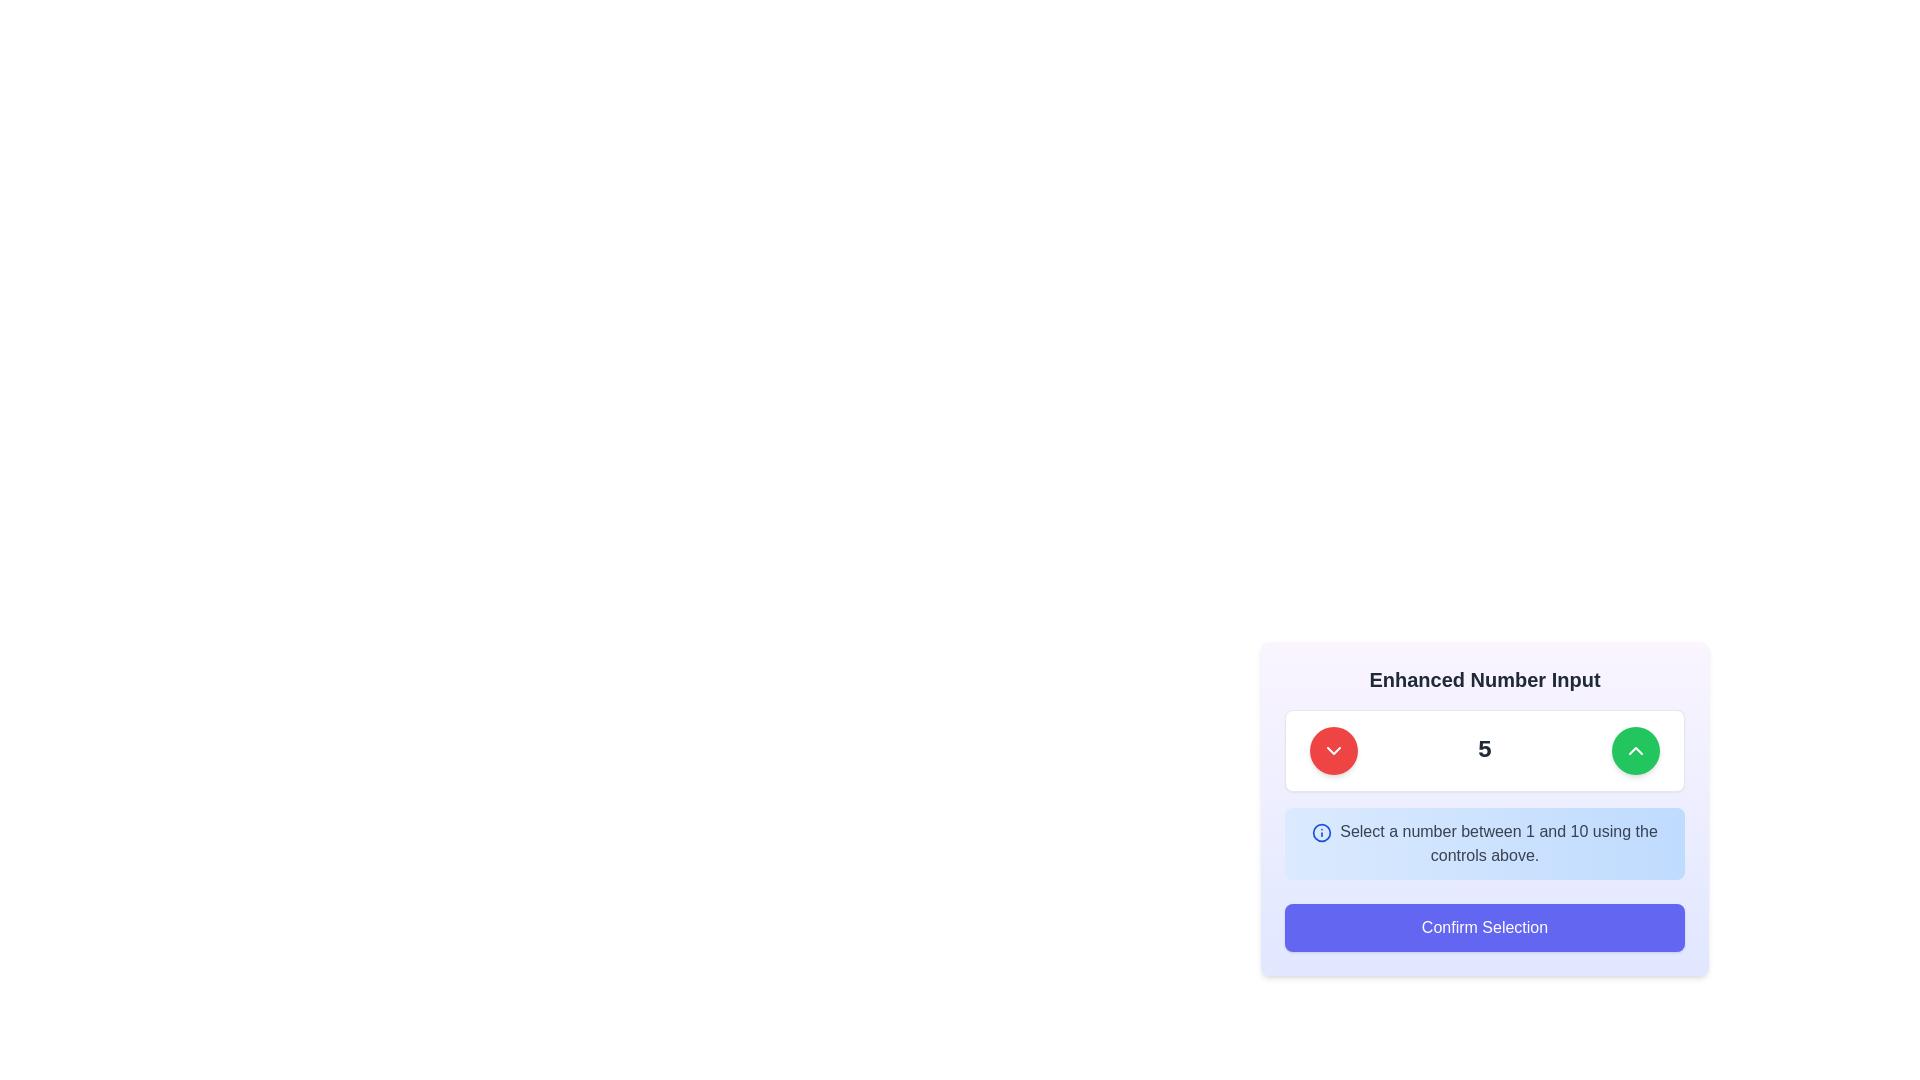  I want to click on the 'Confirm Selection' button, which is a rectangular button with a purple gradient background and white text, located at the bottom of a card in the lower right part of the viewport to confirm the selection, so click(1484, 928).